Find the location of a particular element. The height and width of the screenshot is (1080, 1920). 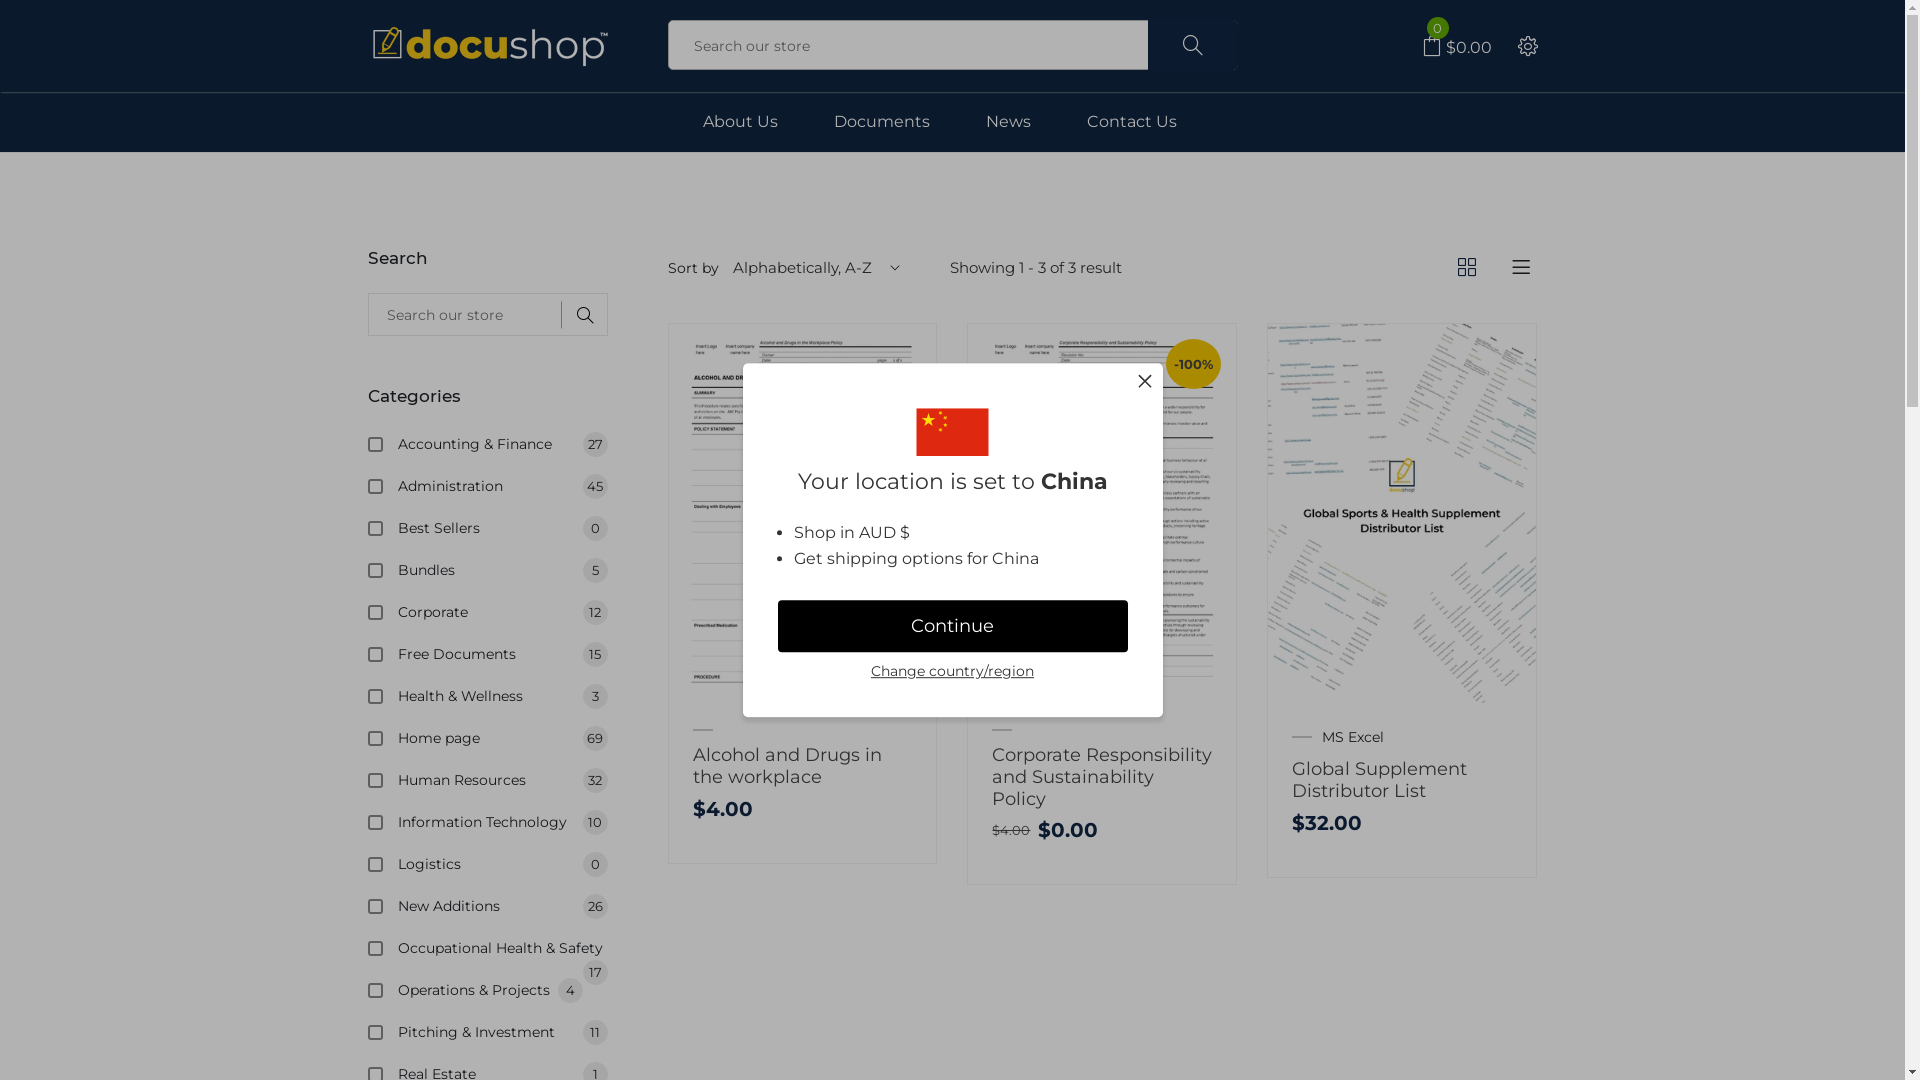

'Continue' is located at coordinates (952, 626).